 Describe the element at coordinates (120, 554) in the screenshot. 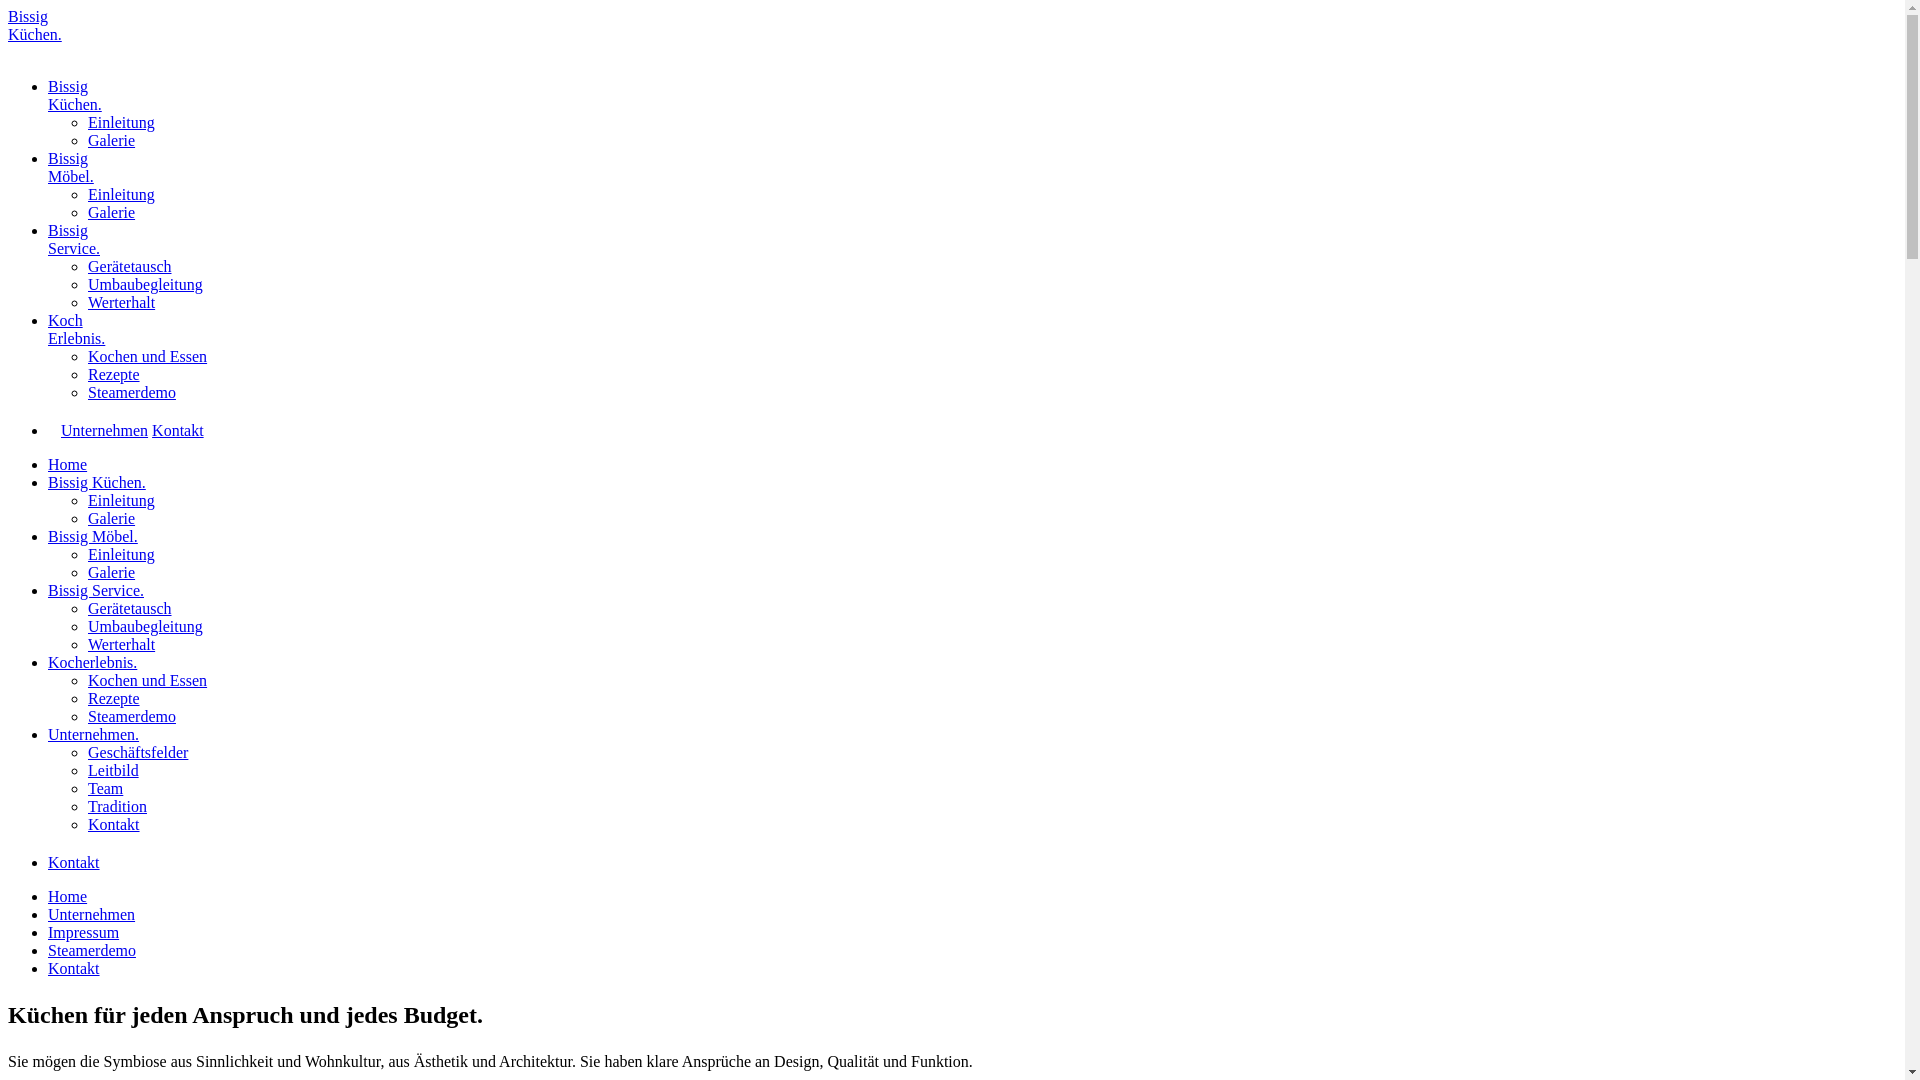

I see `'Einleitung'` at that location.